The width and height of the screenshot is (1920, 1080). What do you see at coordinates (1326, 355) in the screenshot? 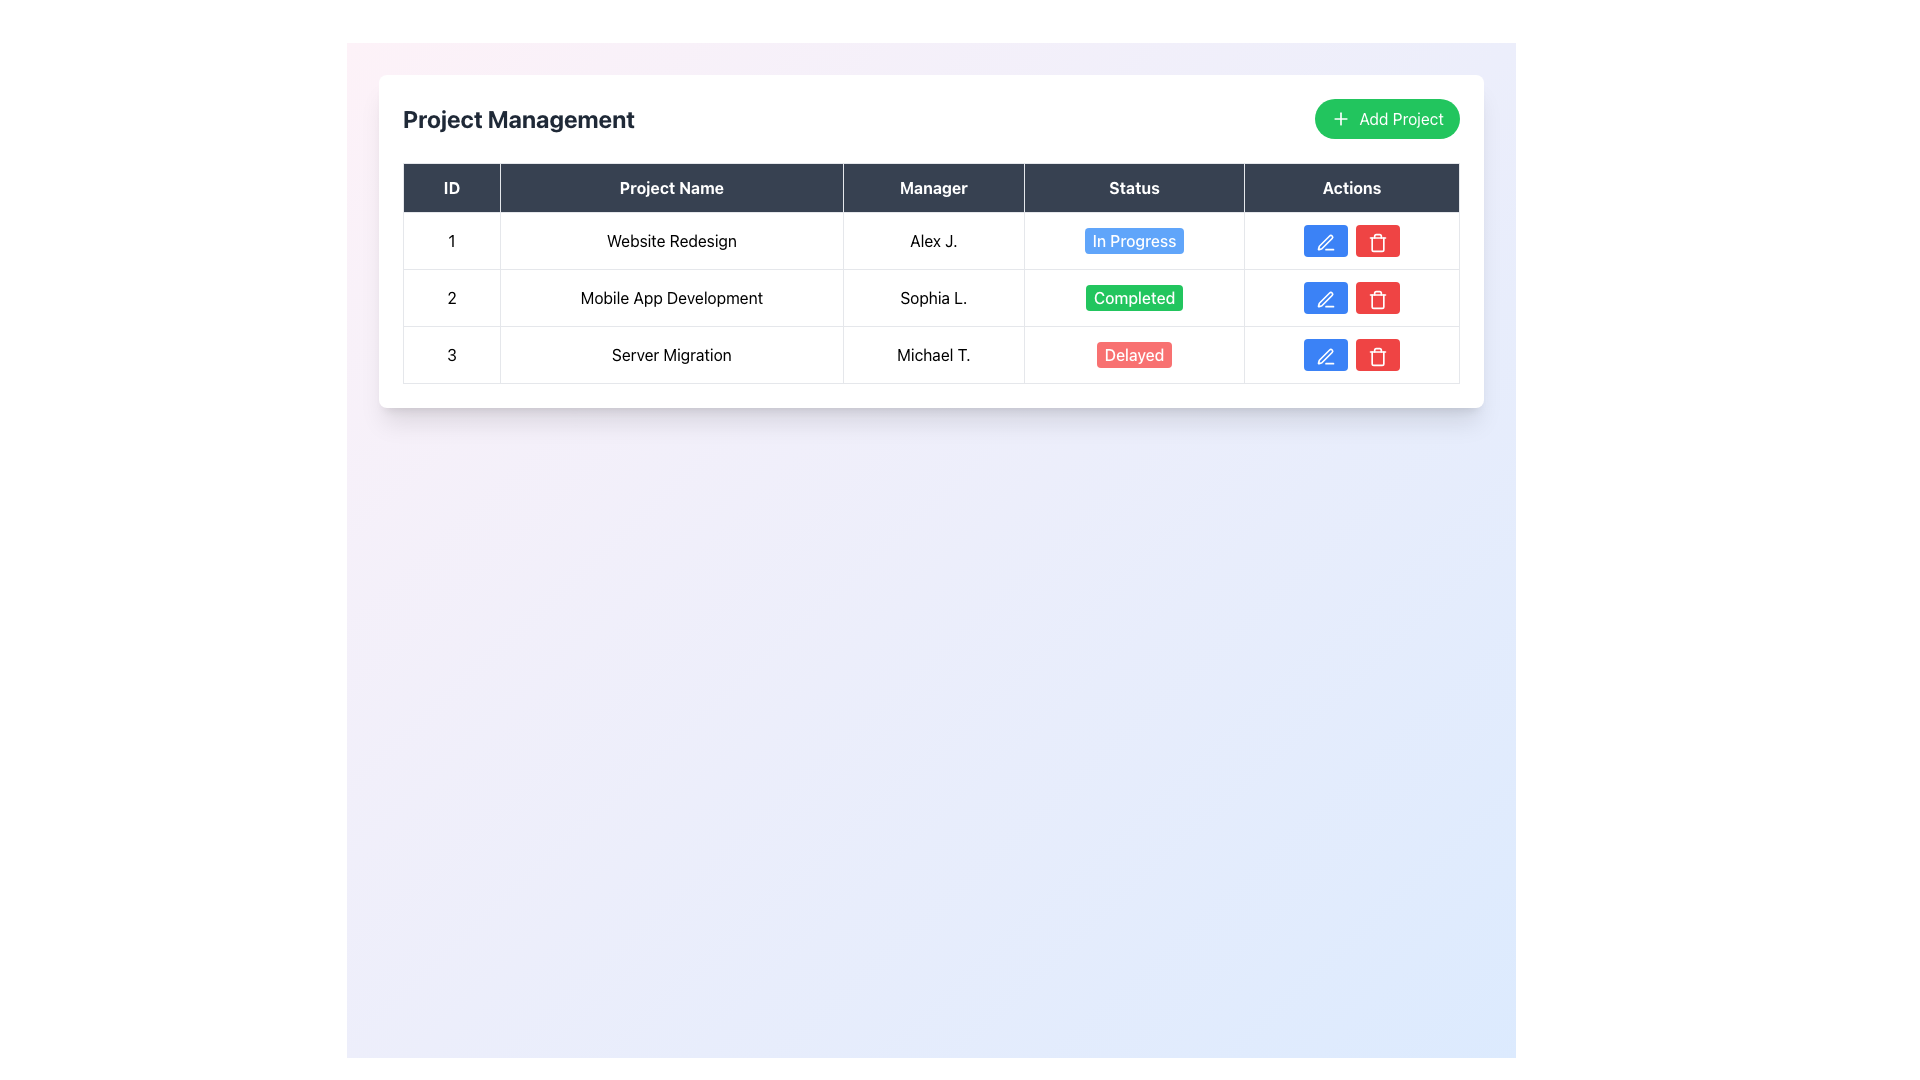
I see `the blue pen icon button in the last row of the 'Actions' column to initiate editing` at bounding box center [1326, 355].